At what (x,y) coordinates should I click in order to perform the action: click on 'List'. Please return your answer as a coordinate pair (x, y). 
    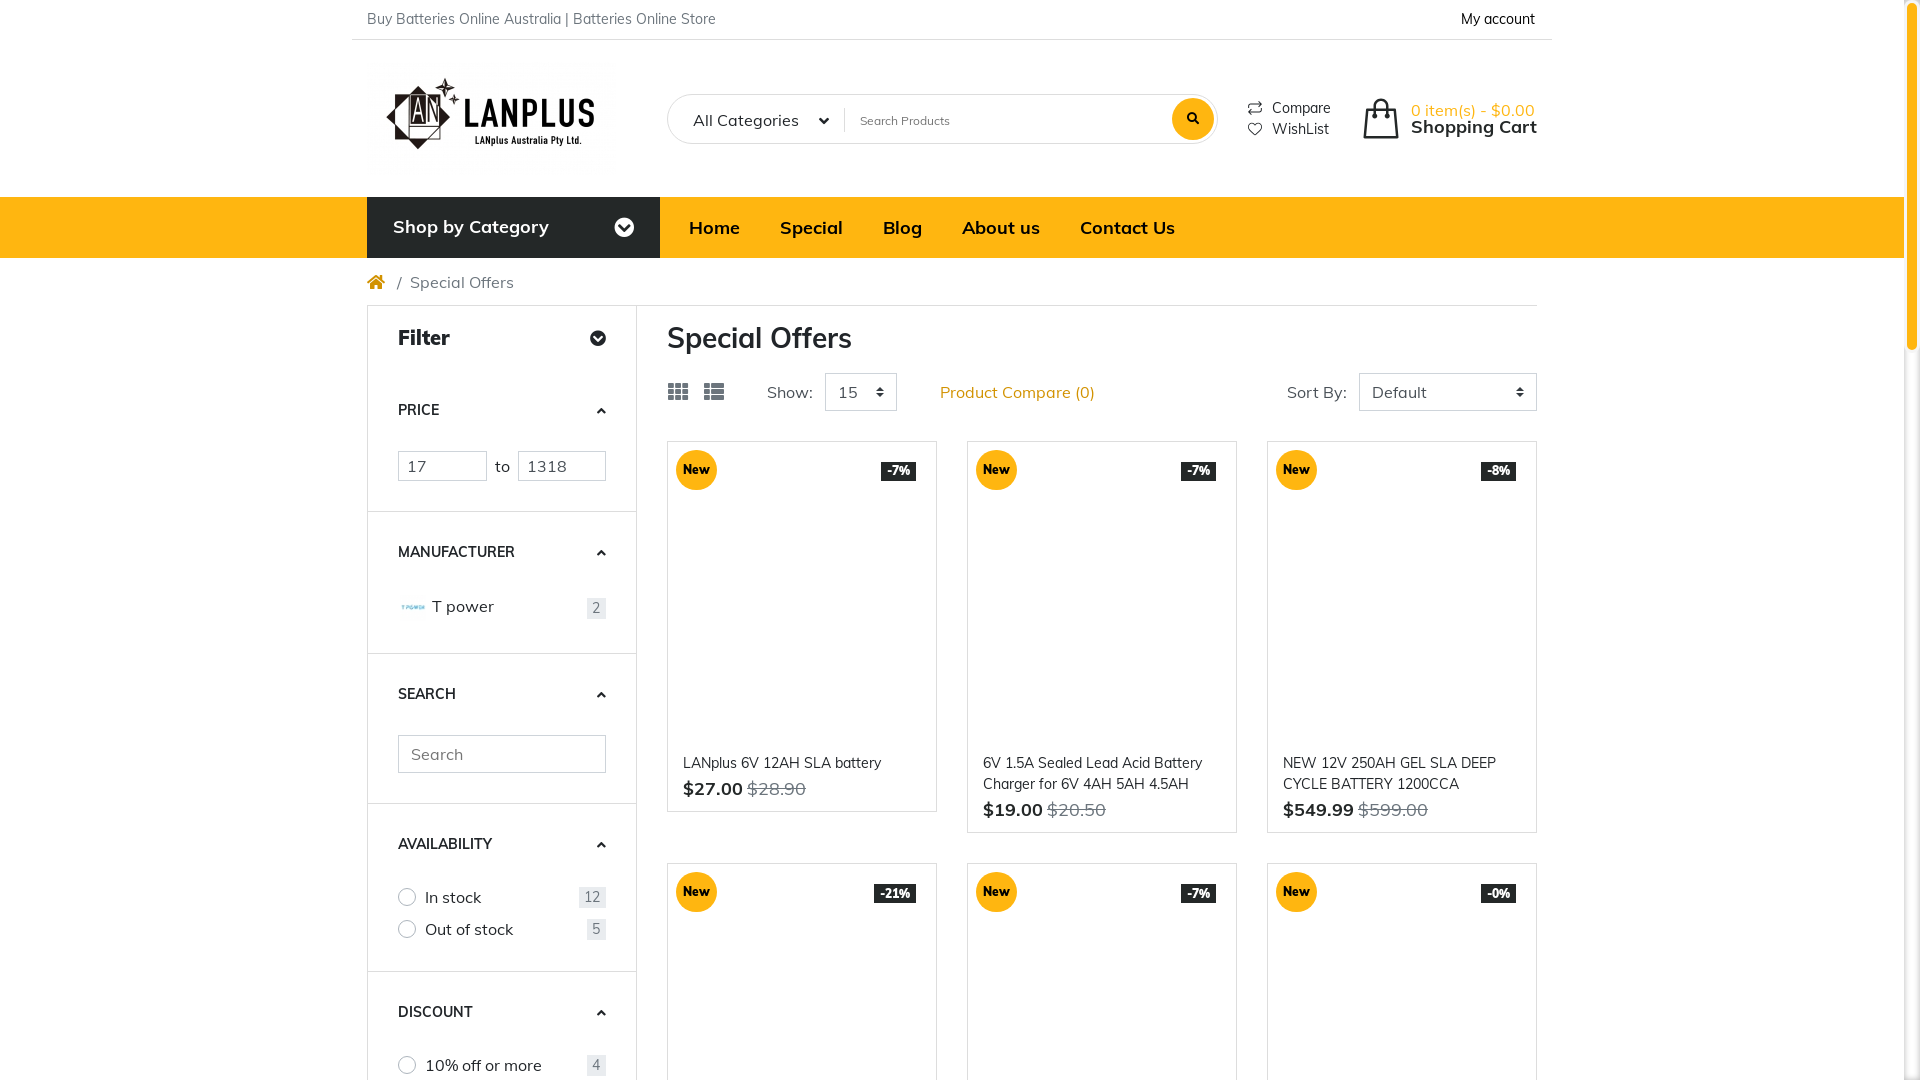
    Looking at the image, I should click on (714, 392).